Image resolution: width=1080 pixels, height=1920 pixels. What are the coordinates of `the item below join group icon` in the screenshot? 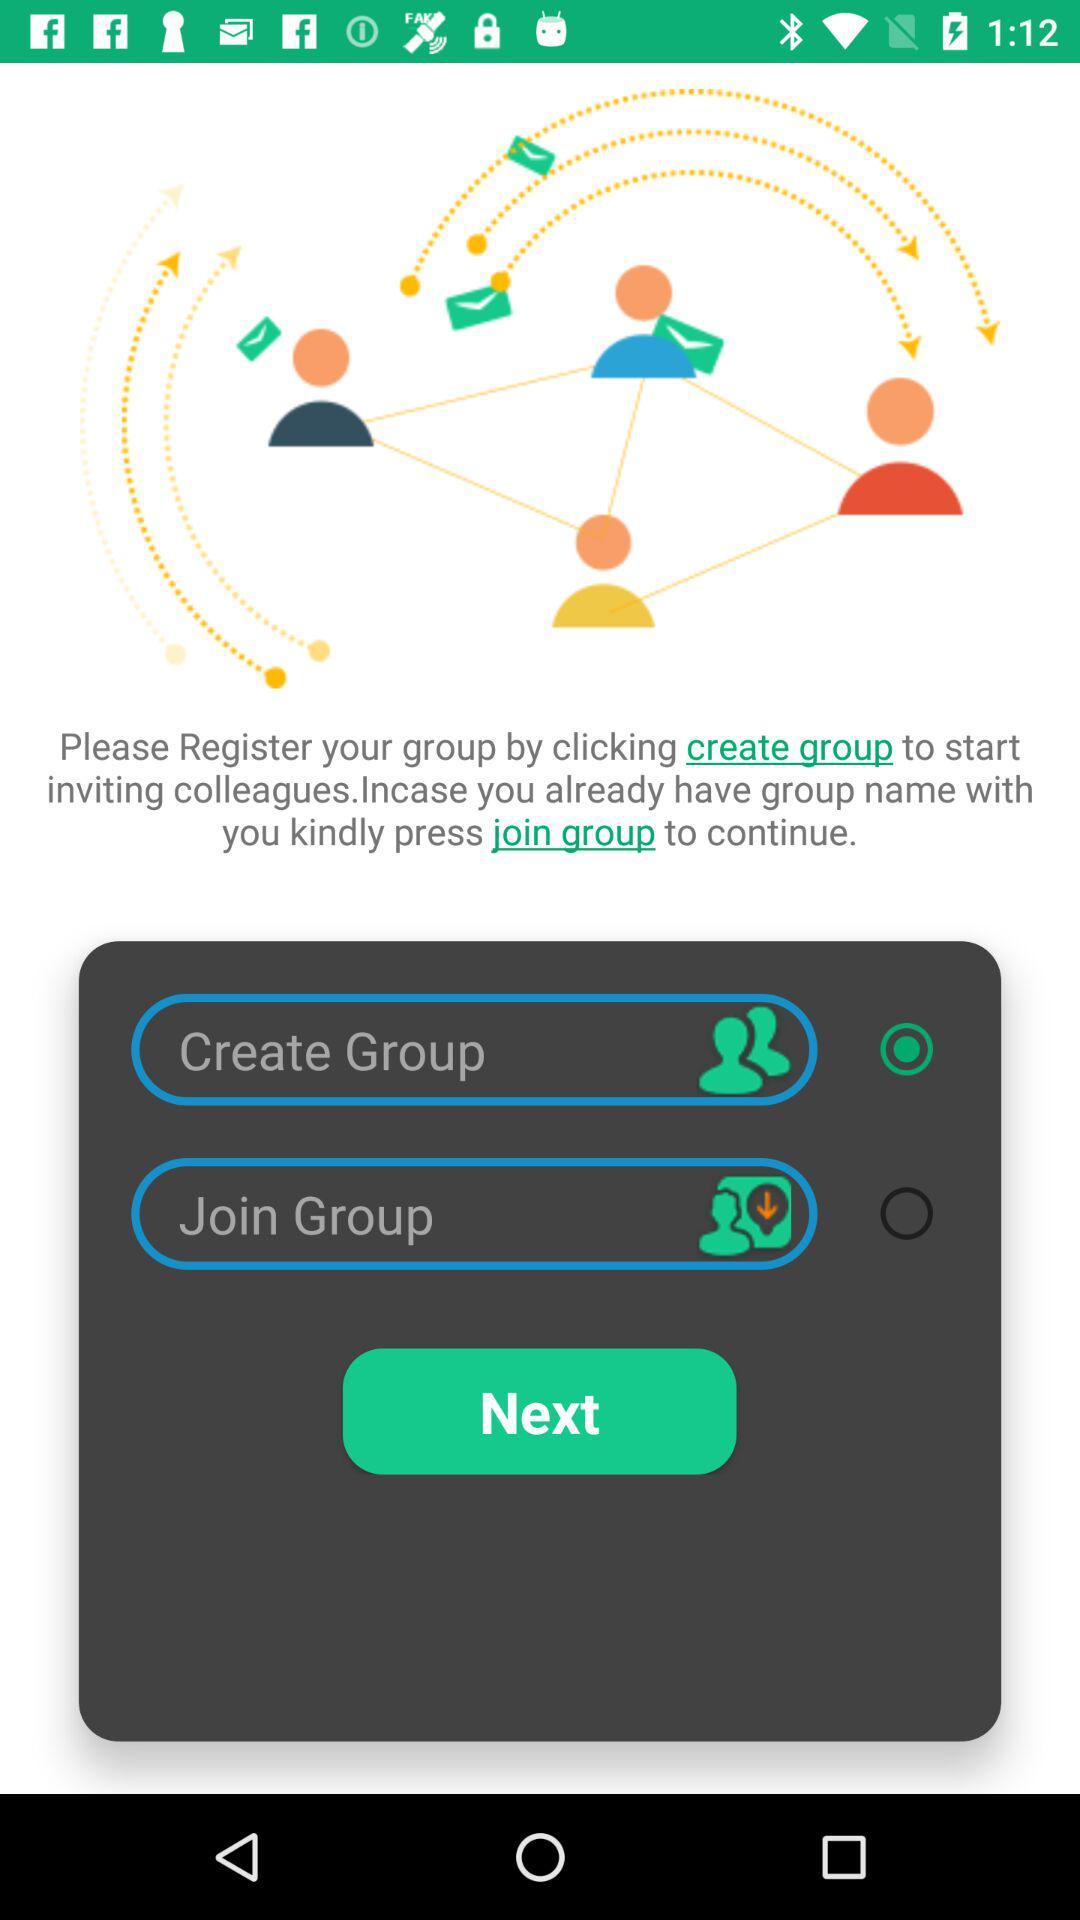 It's located at (538, 1410).